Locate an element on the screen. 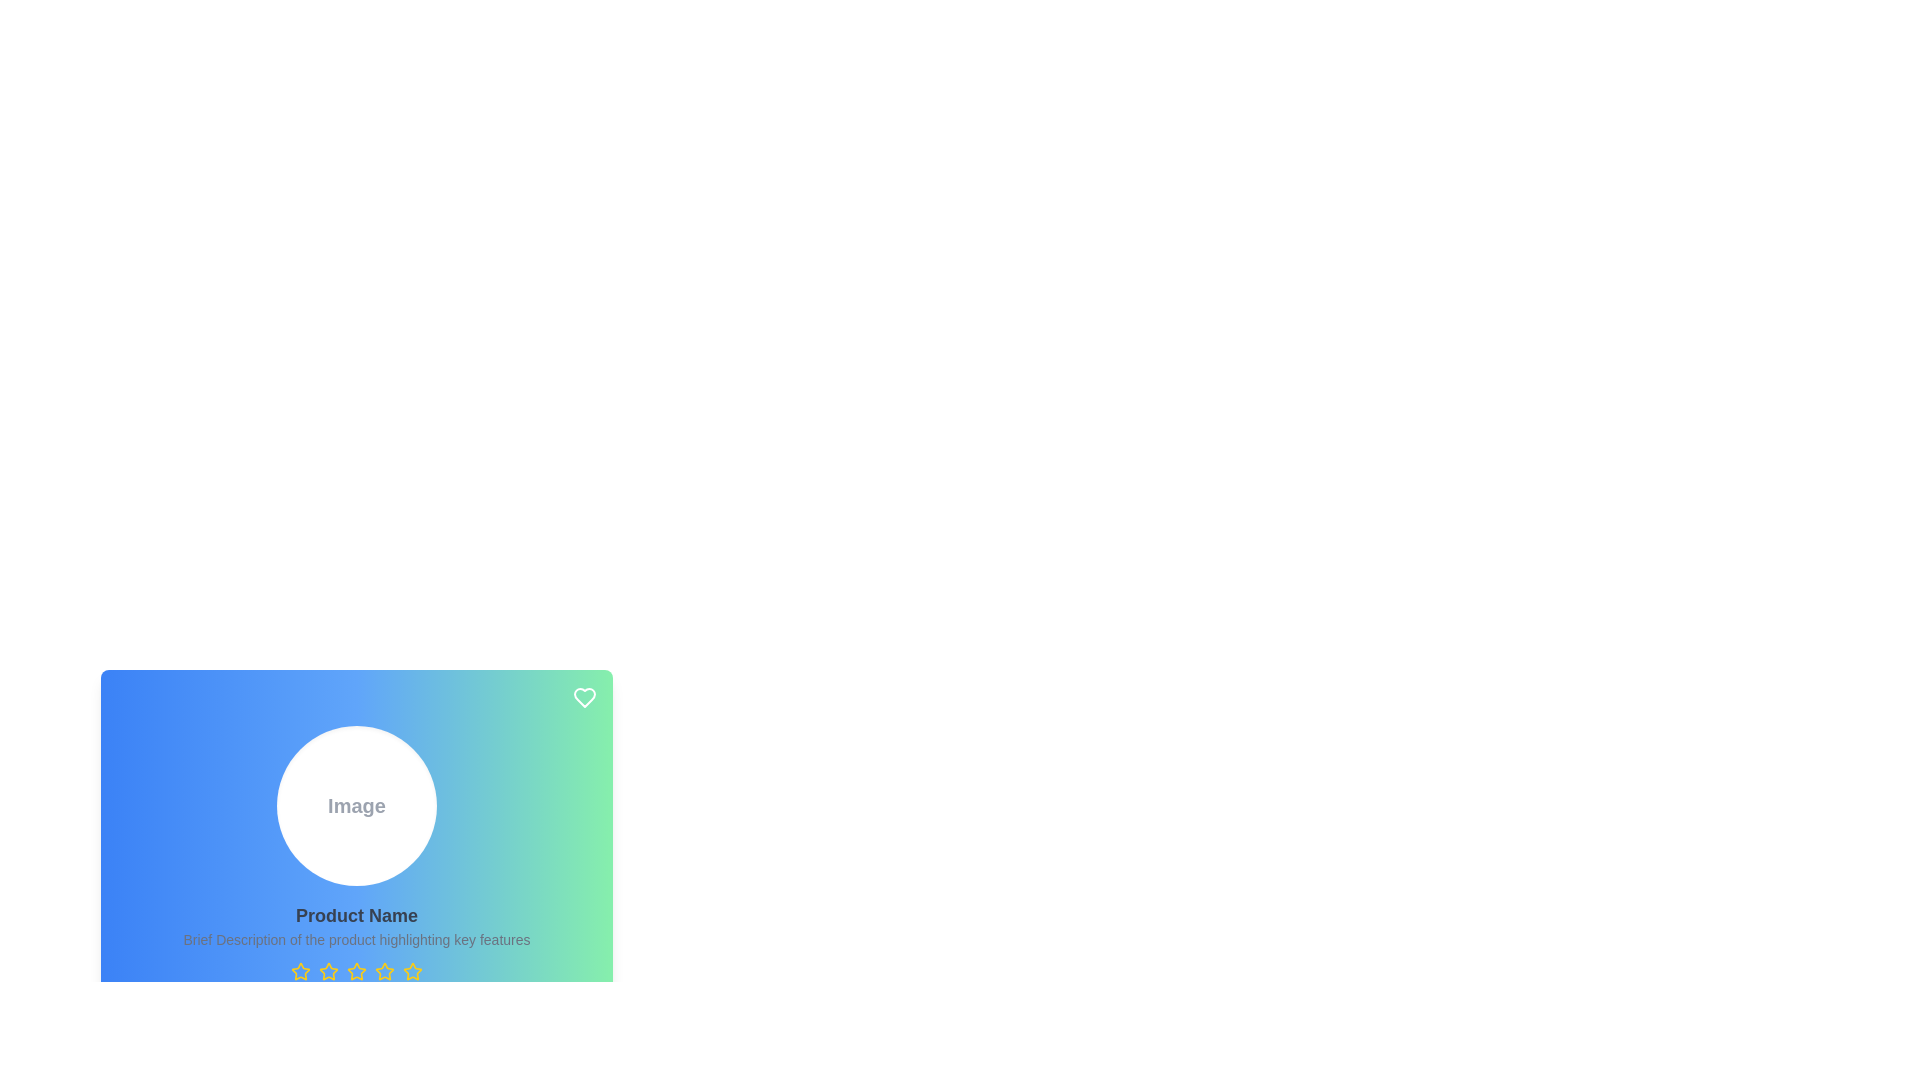 The height and width of the screenshot is (1080, 1920). the second star-shaped icon in the rating component is located at coordinates (329, 970).